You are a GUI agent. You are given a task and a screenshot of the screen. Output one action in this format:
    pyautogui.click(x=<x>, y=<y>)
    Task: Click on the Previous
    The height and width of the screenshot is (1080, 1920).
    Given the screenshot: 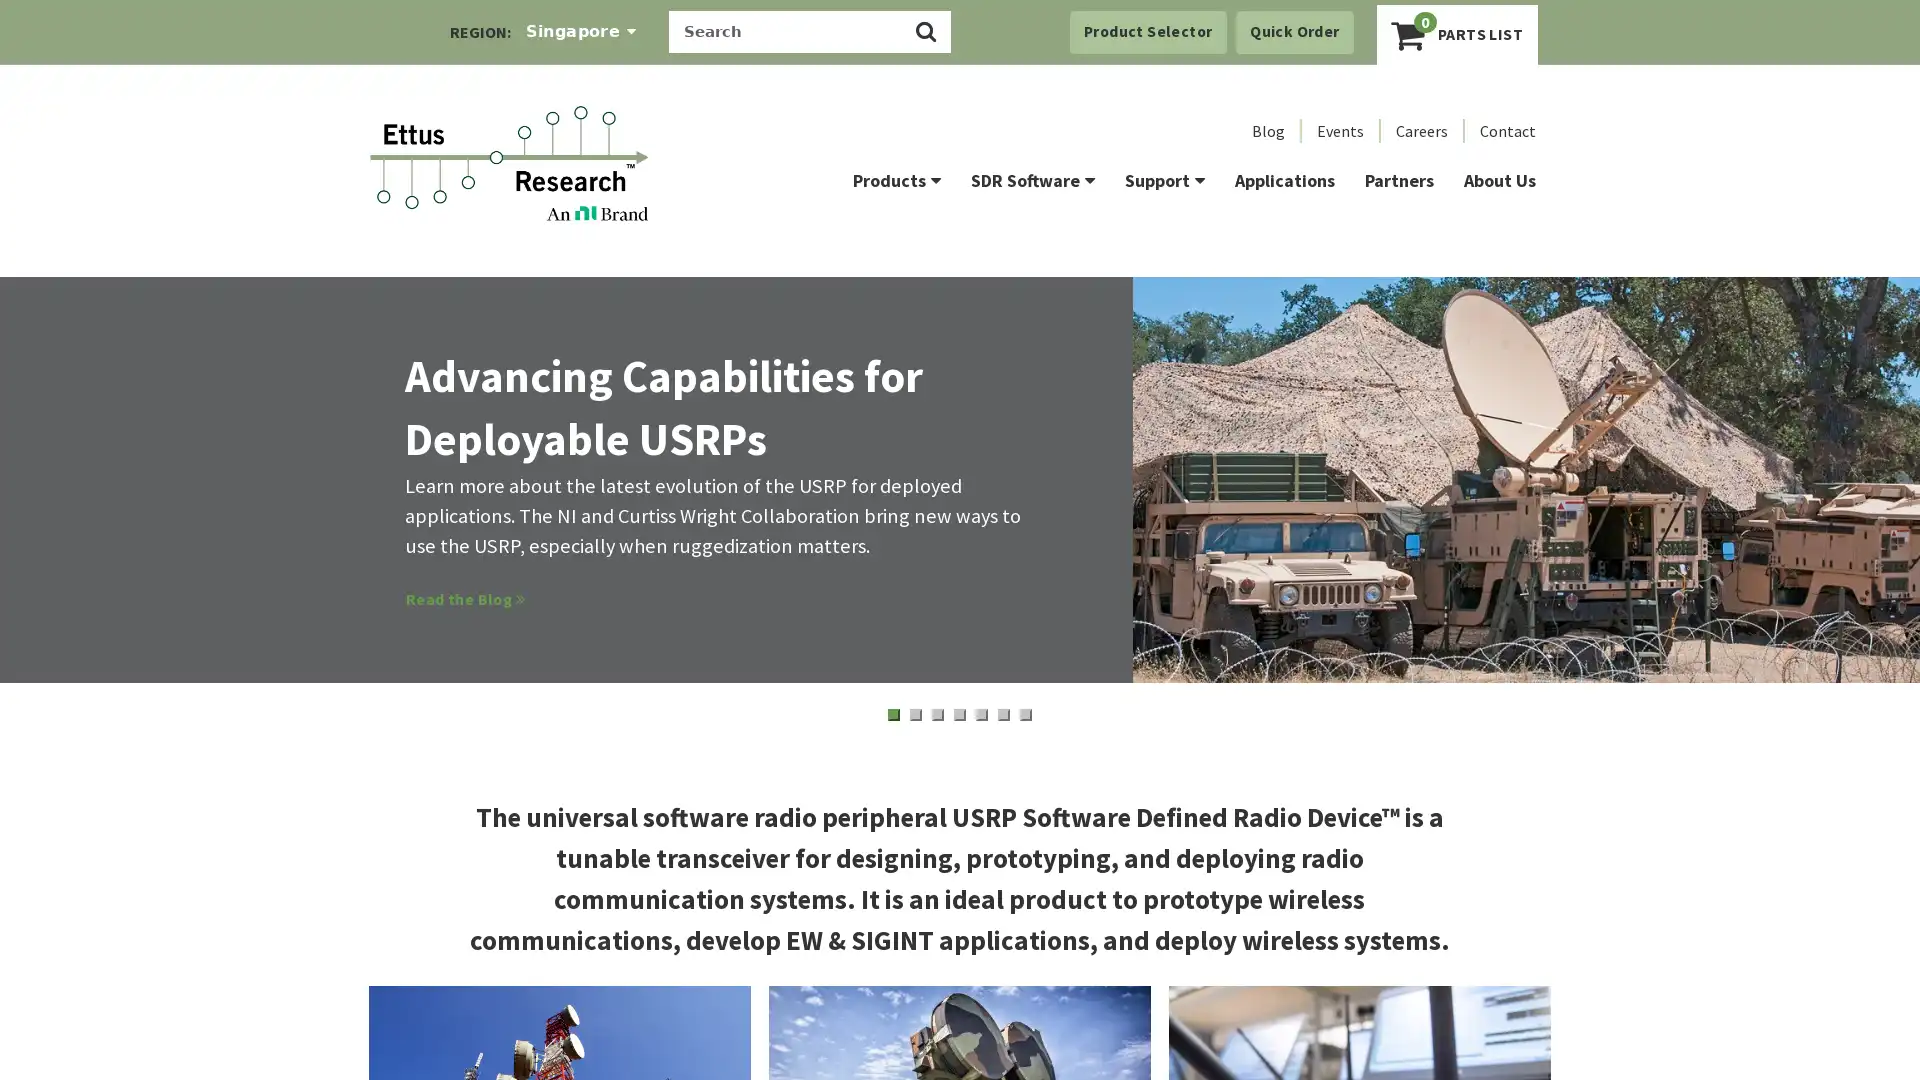 What is the action you would take?
    pyautogui.click(x=59, y=509)
    